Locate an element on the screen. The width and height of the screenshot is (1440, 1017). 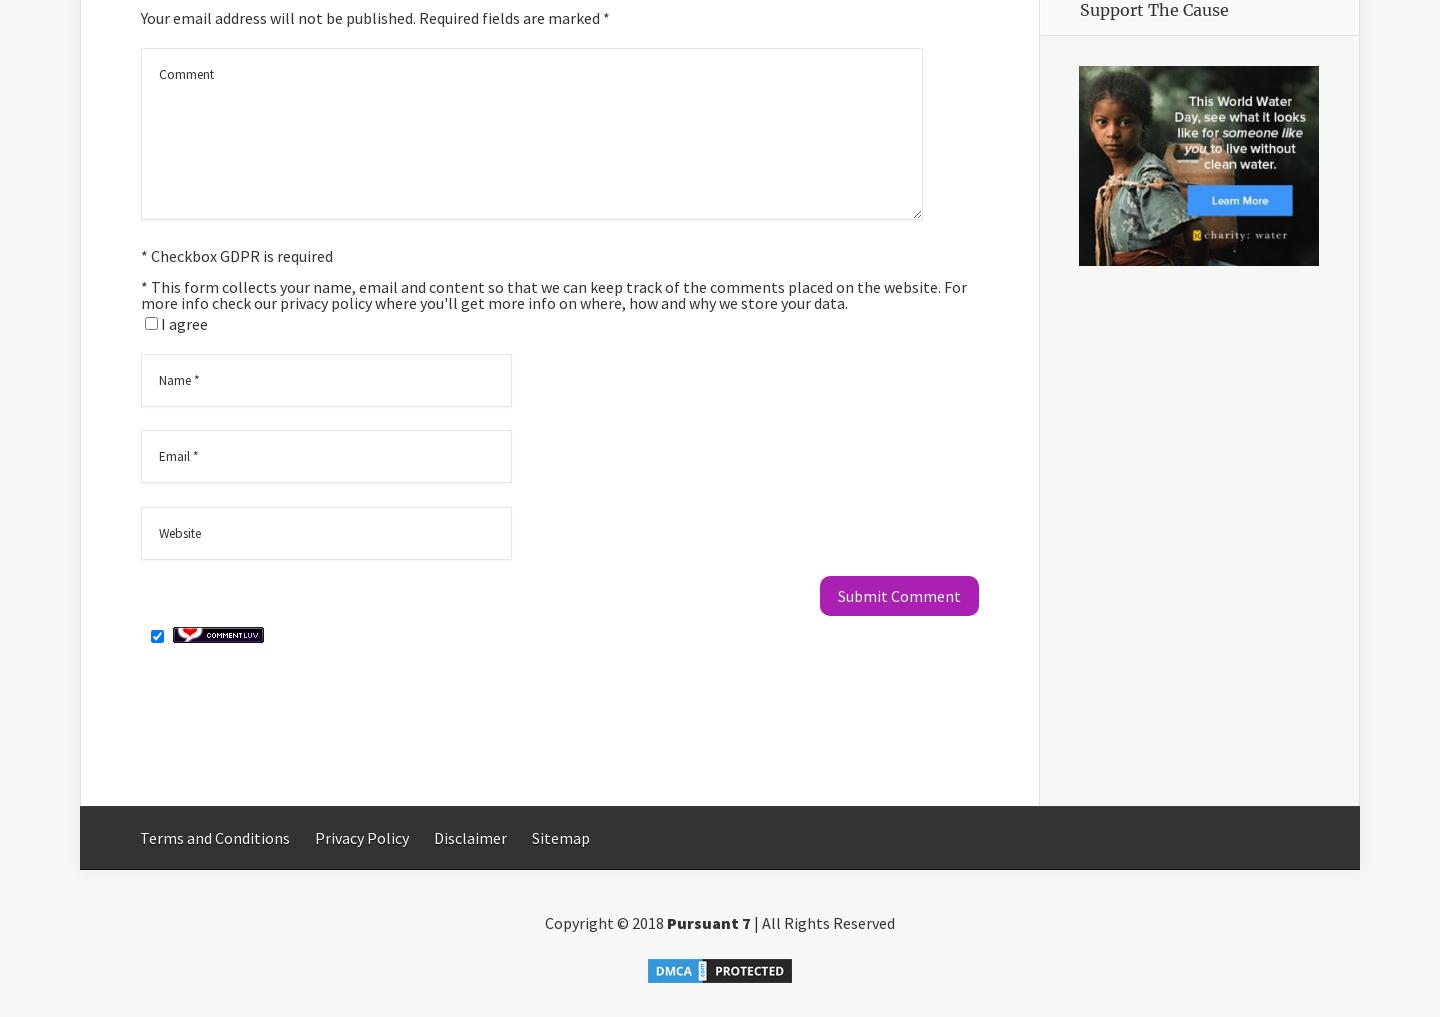
'Support The Cause' is located at coordinates (1154, 8).